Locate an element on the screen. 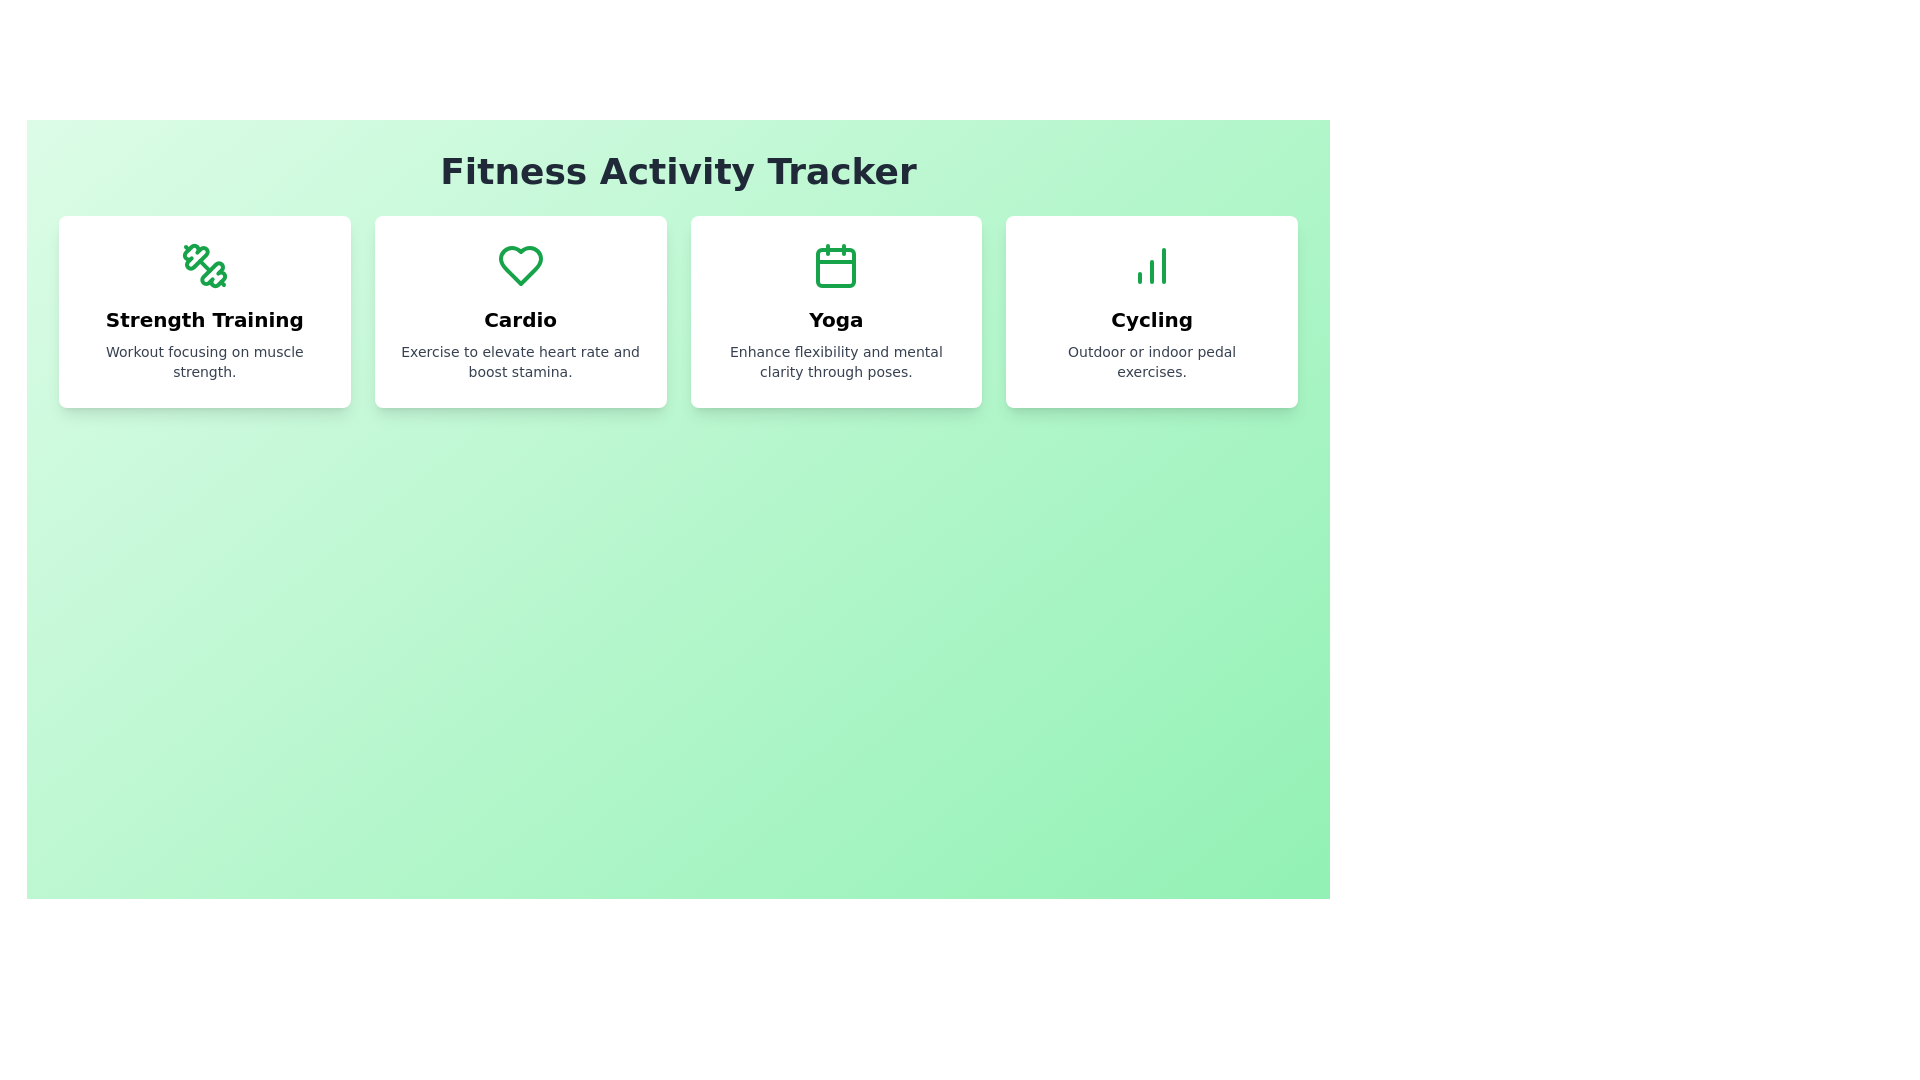 The width and height of the screenshot is (1920, 1080). the text element styled in small gray font that reads 'Outdoor or indoor pedal exercises.', located below the 'Cycling' title in the far right box of the 'Fitness Activity Tracker' grid is located at coordinates (1152, 362).